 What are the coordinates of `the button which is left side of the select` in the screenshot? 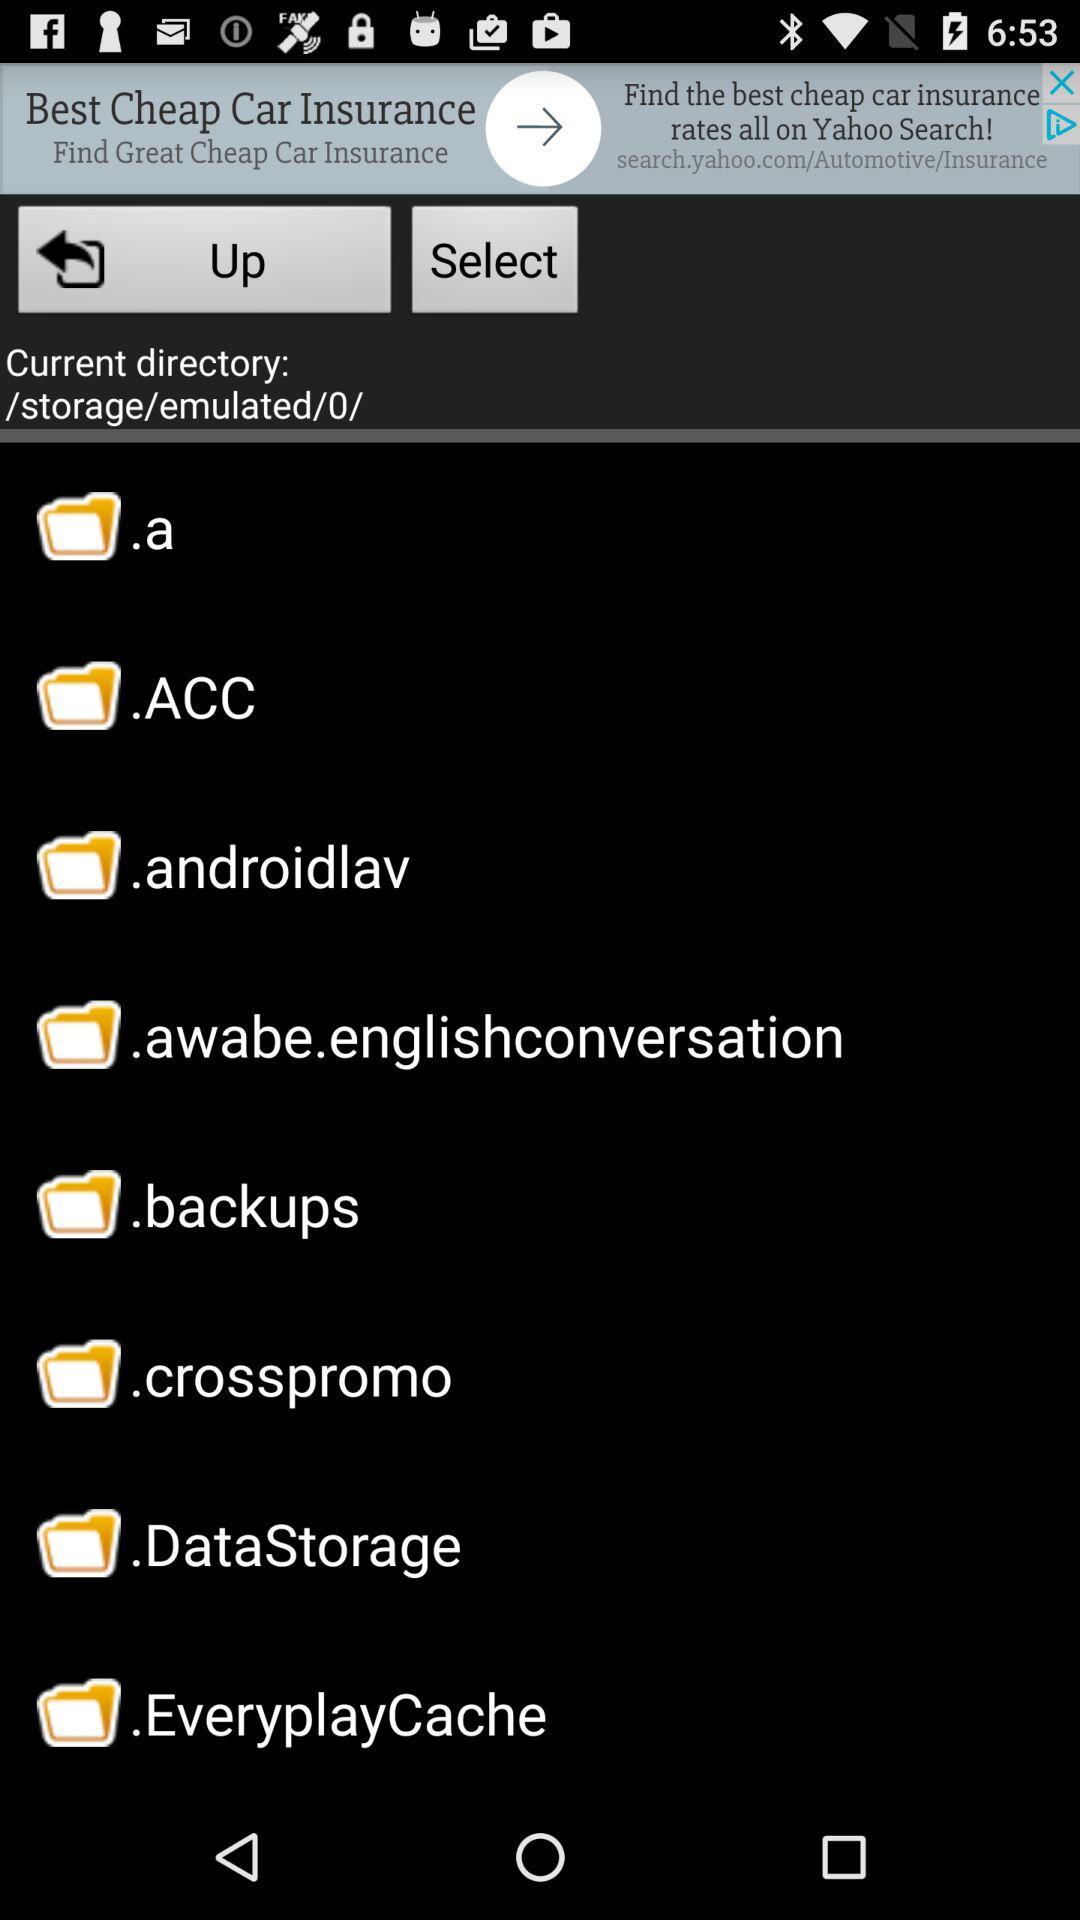 It's located at (204, 264).